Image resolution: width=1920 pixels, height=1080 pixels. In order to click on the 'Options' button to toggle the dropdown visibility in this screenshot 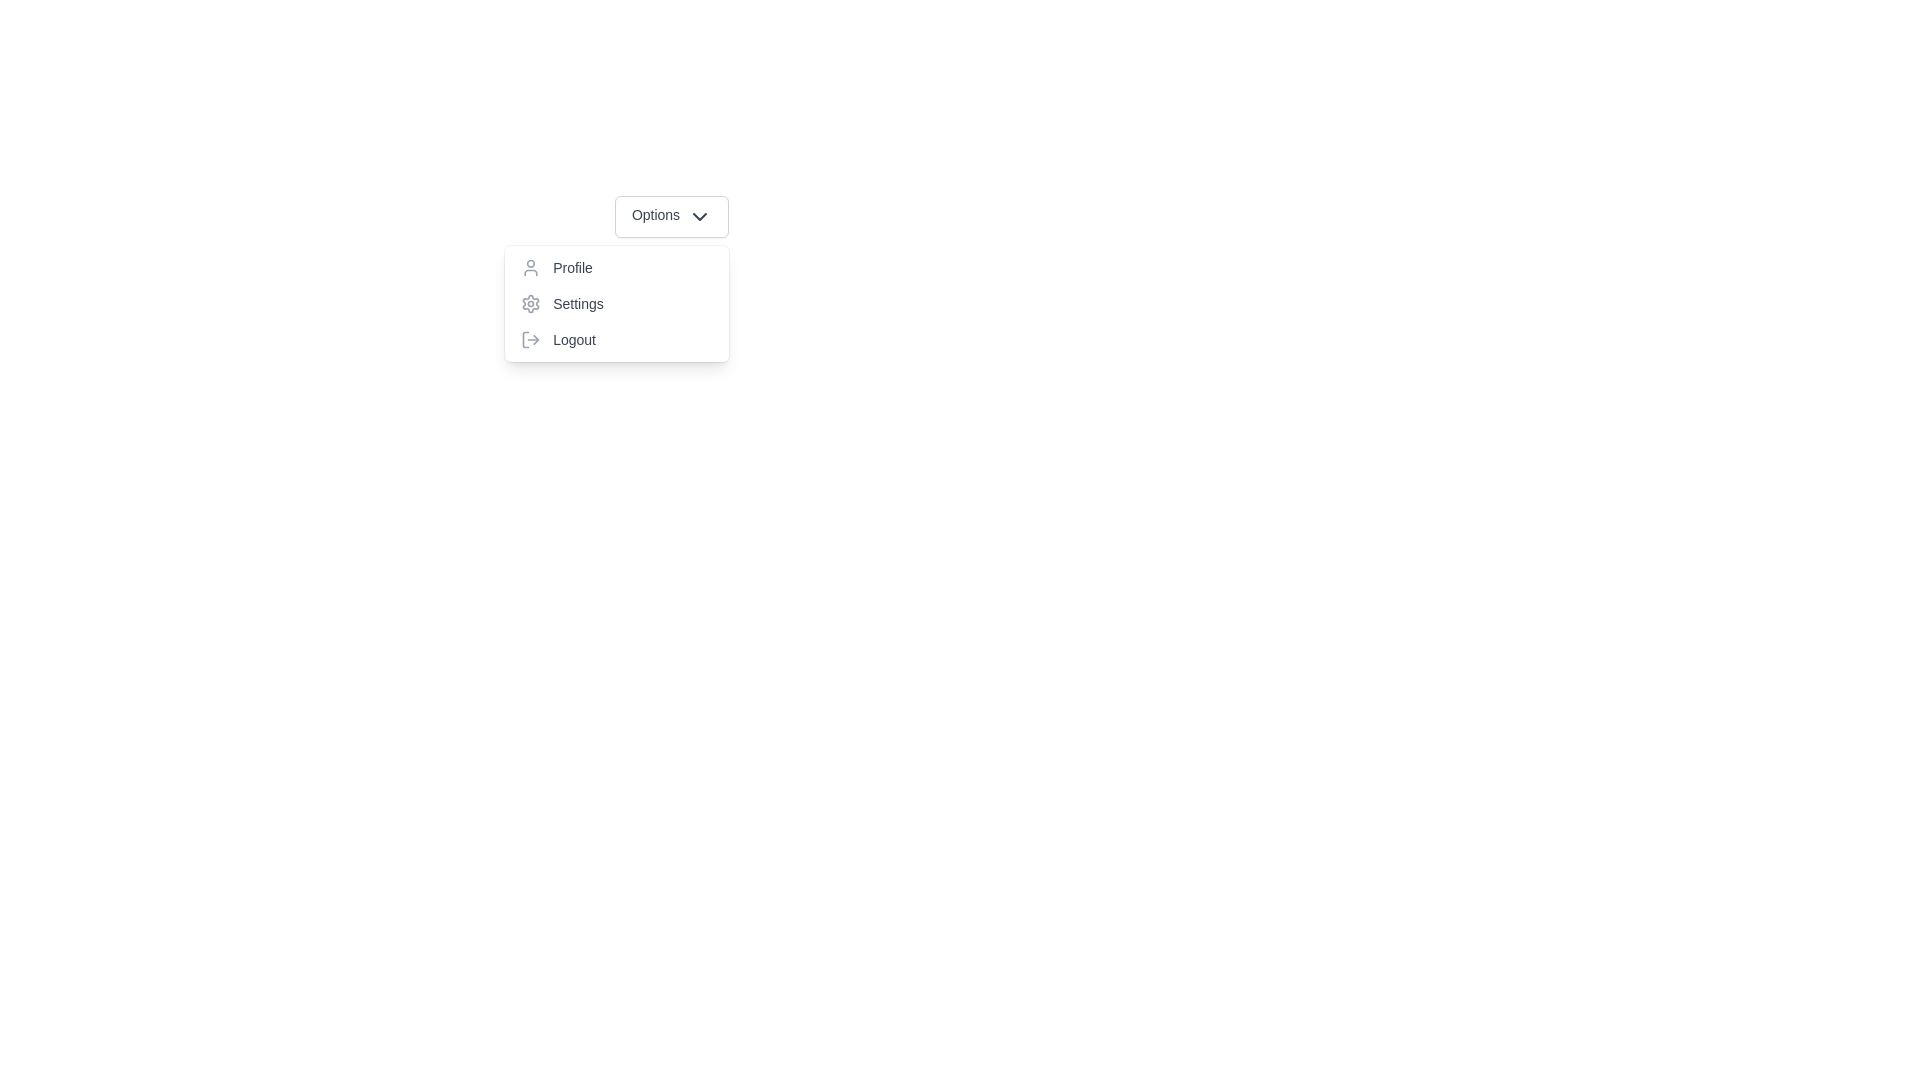, I will do `click(672, 216)`.